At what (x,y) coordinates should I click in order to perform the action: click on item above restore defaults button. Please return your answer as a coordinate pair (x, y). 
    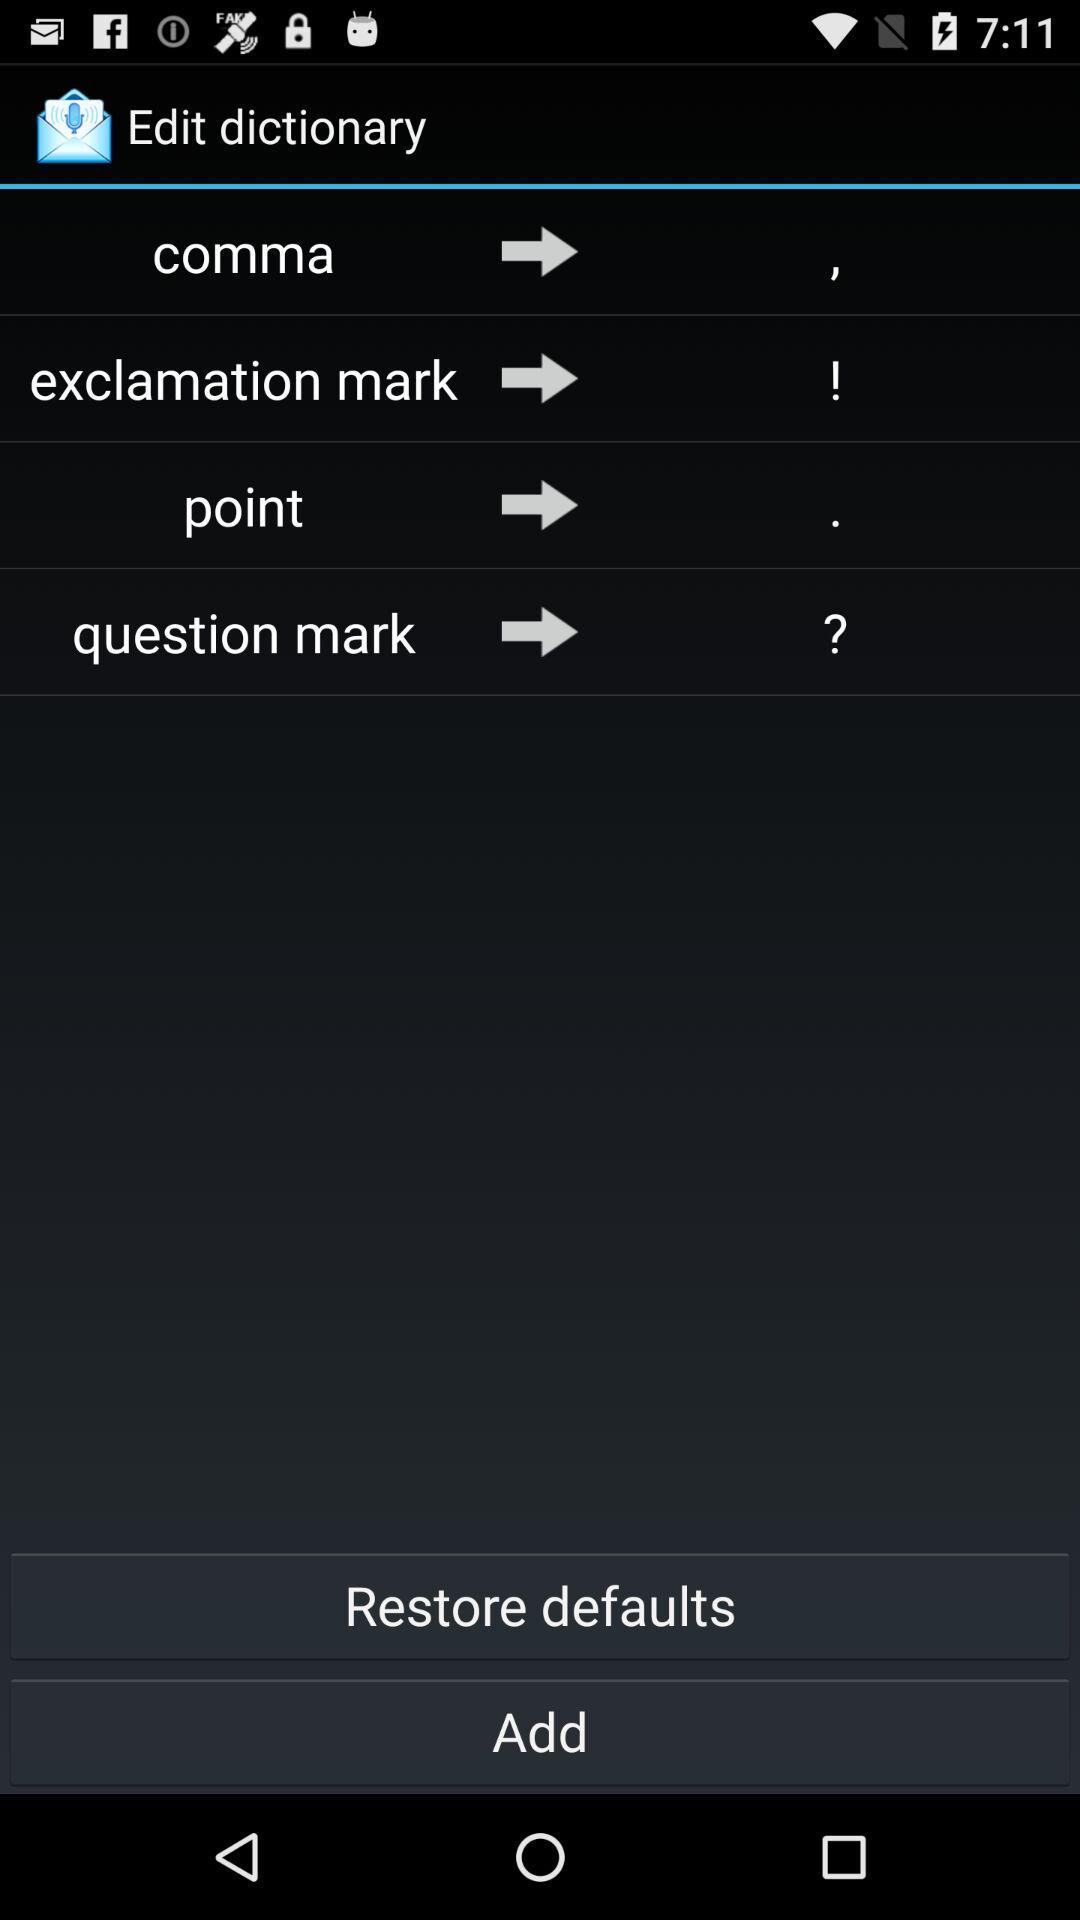
    Looking at the image, I should click on (835, 630).